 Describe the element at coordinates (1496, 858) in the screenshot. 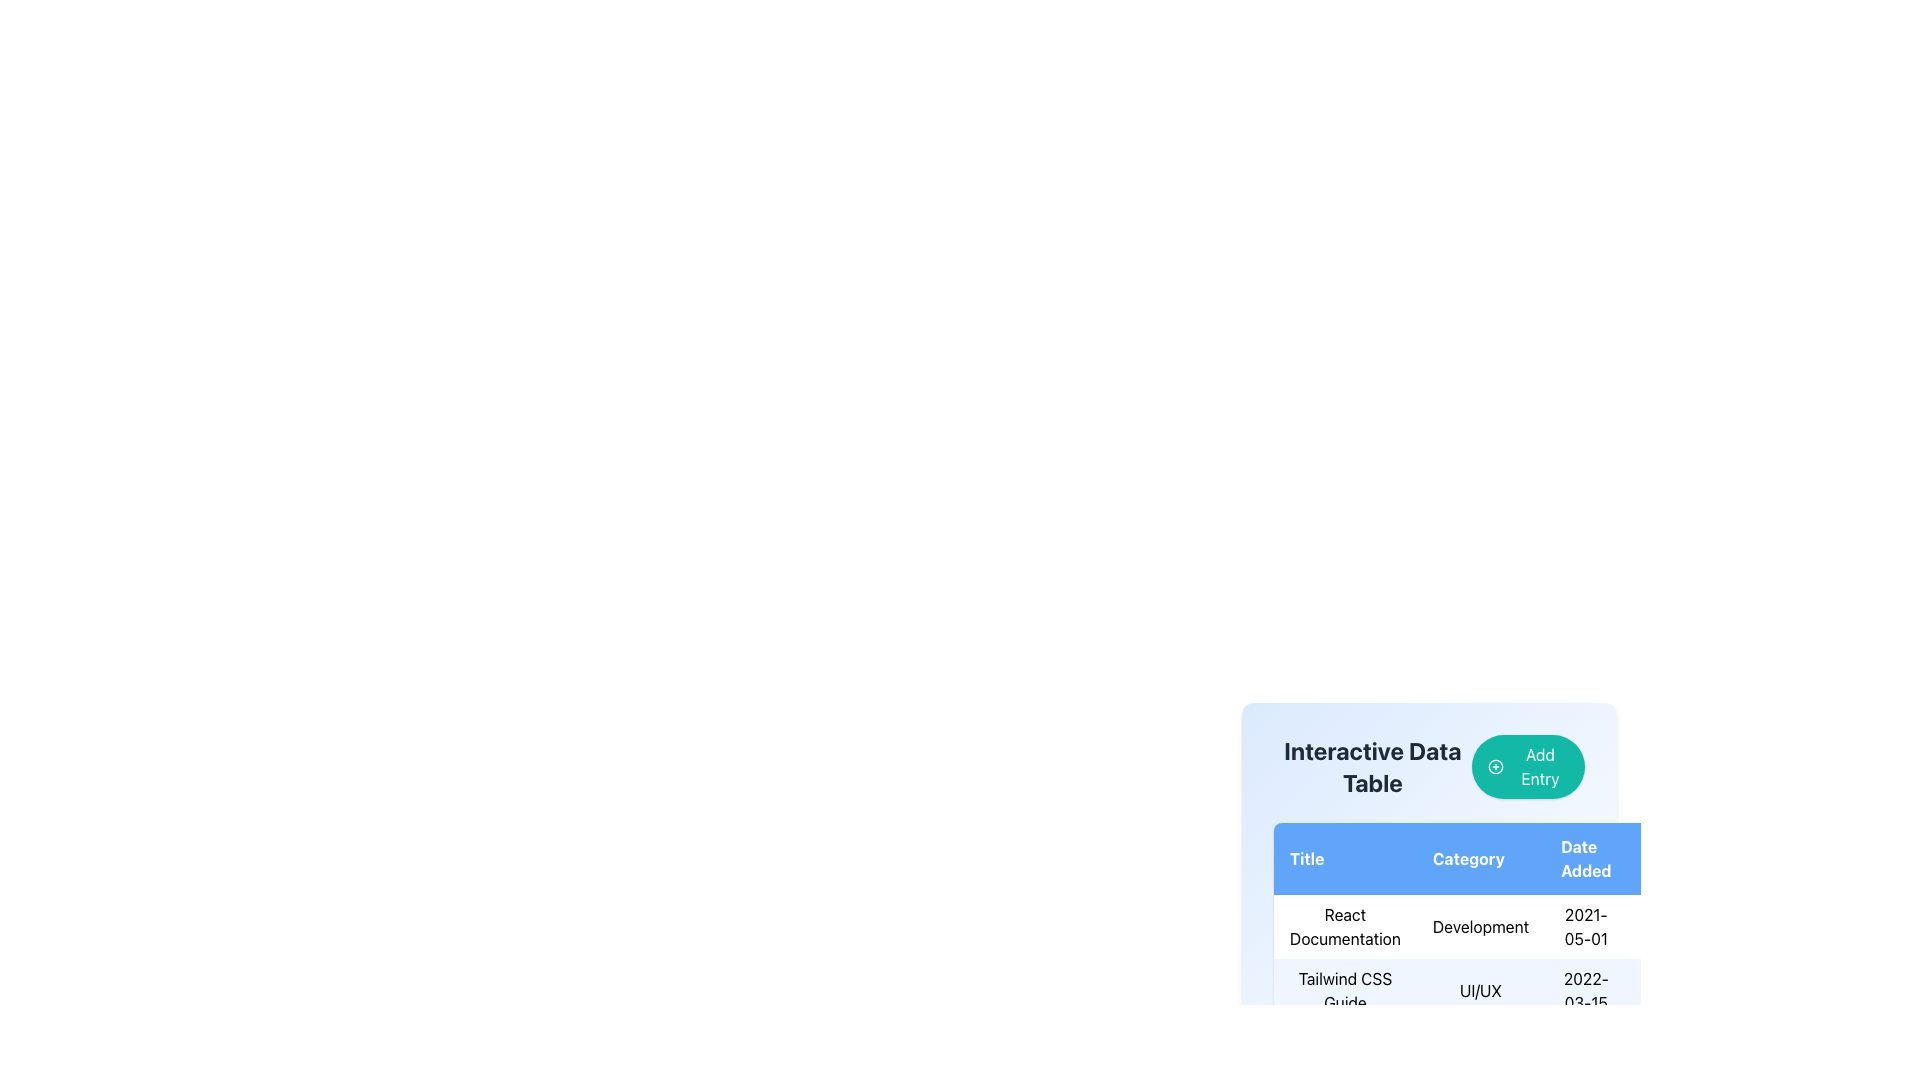

I see `header text of the Table Header Row containing 'Title', 'Category', 'Date Added', and 'Actions', which is a blue rectangular section at the top of the data table` at that location.